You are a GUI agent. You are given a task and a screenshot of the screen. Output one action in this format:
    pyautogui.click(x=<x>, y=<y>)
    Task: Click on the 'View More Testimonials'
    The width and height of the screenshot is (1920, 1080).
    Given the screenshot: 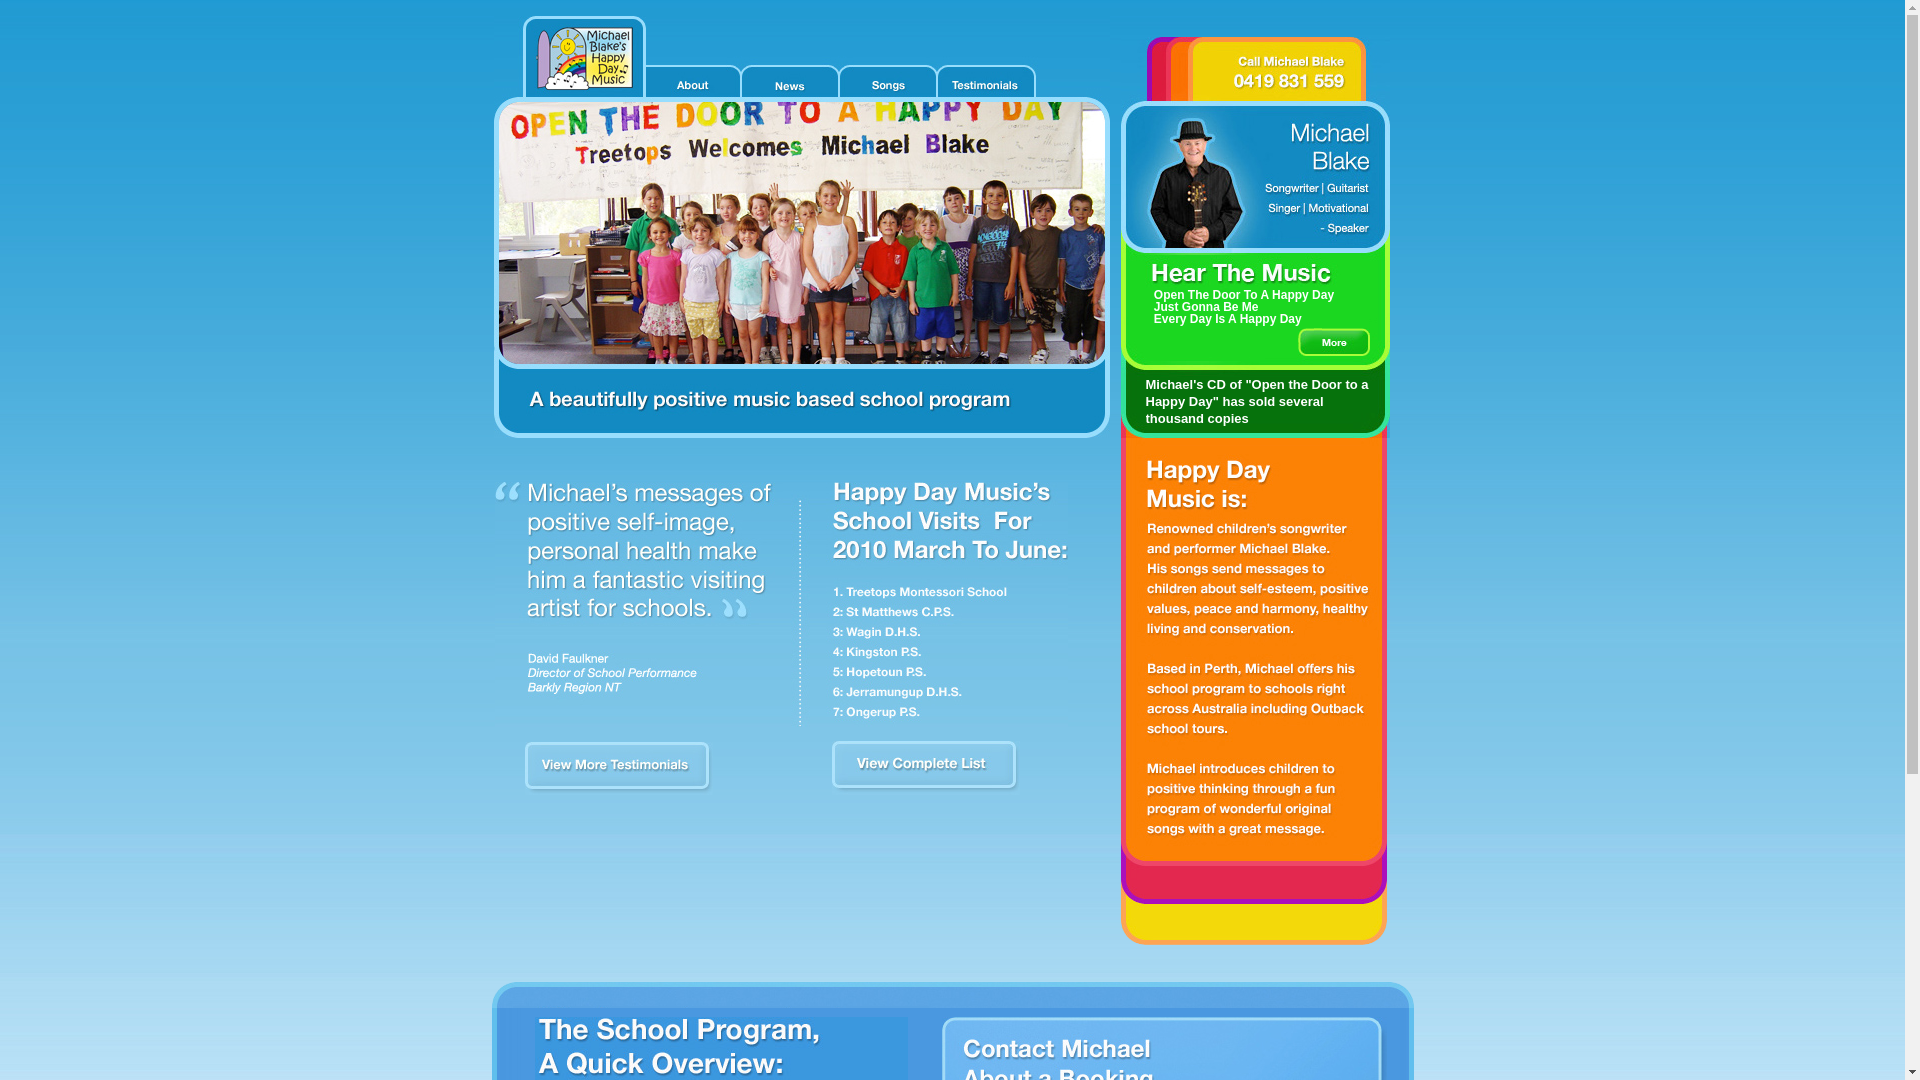 What is the action you would take?
    pyautogui.click(x=617, y=789)
    